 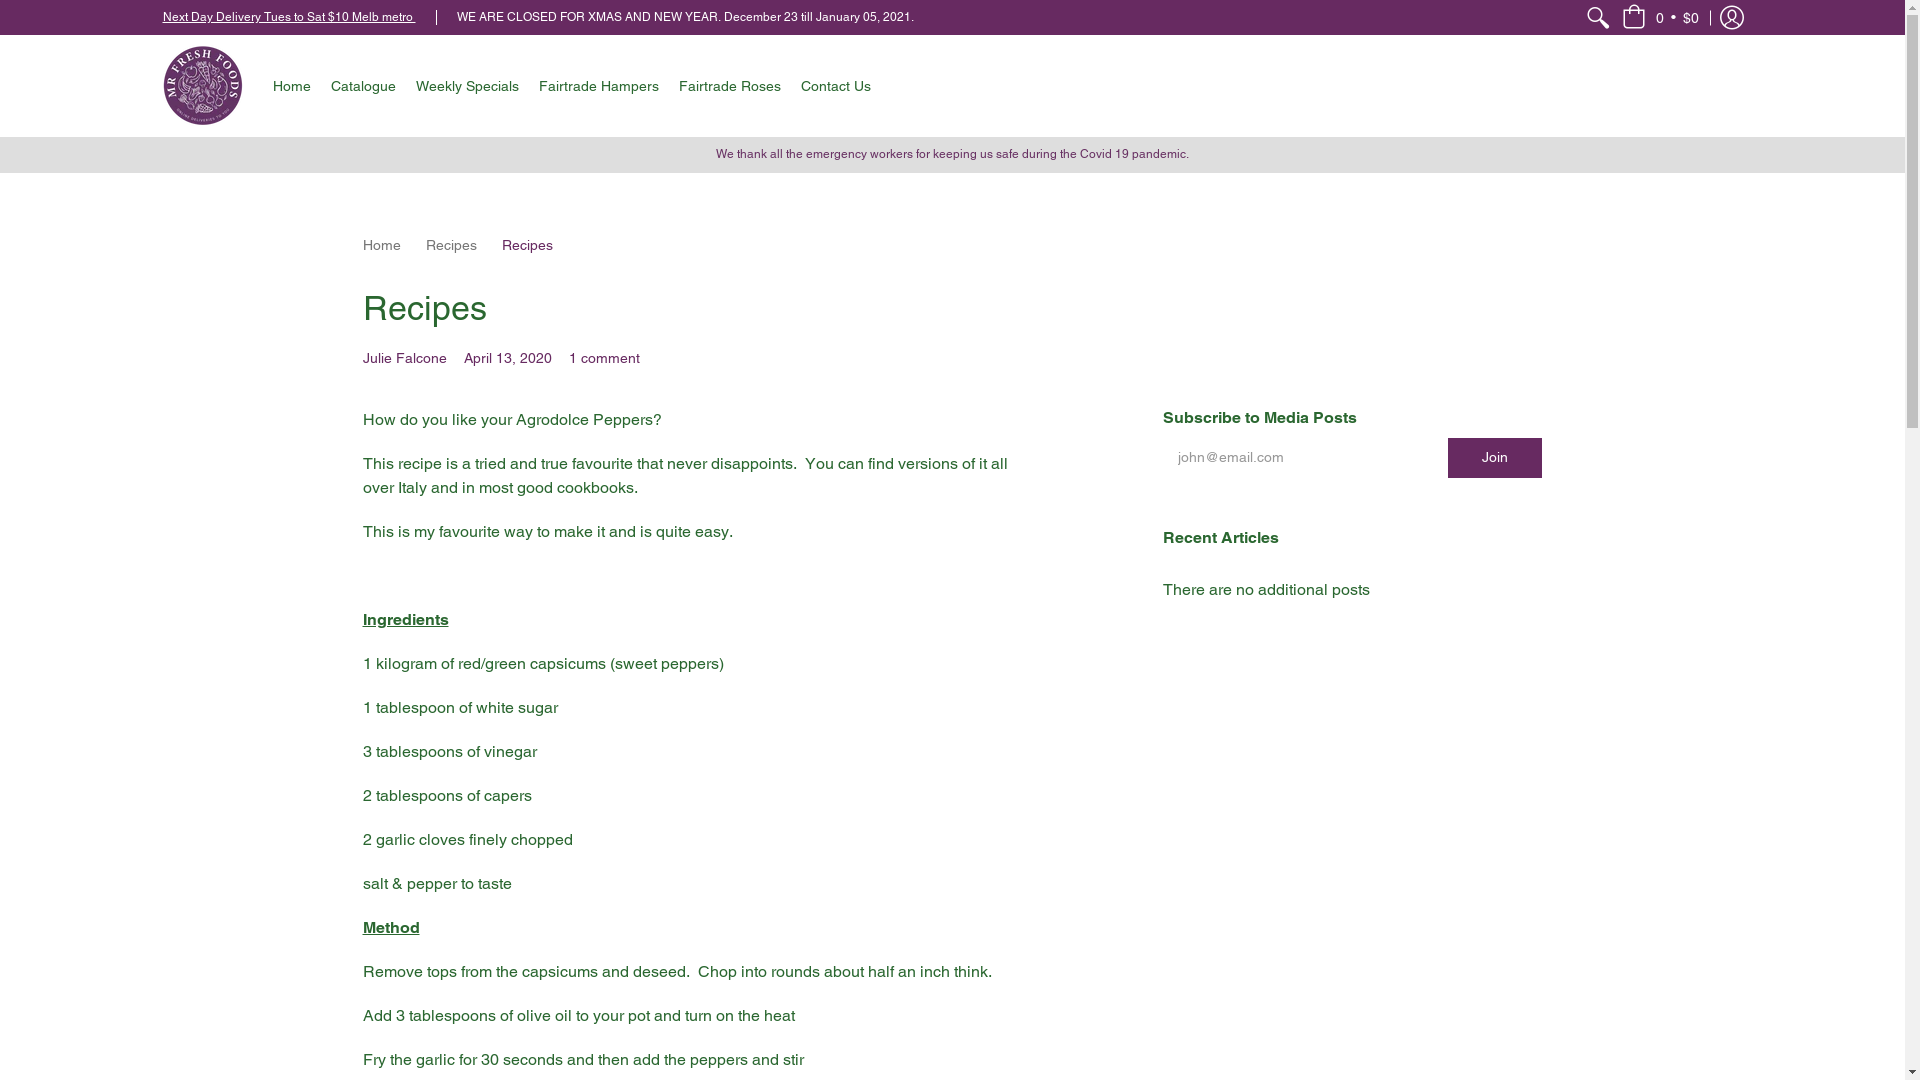 What do you see at coordinates (602, 357) in the screenshot?
I see `'1 comment'` at bounding box center [602, 357].